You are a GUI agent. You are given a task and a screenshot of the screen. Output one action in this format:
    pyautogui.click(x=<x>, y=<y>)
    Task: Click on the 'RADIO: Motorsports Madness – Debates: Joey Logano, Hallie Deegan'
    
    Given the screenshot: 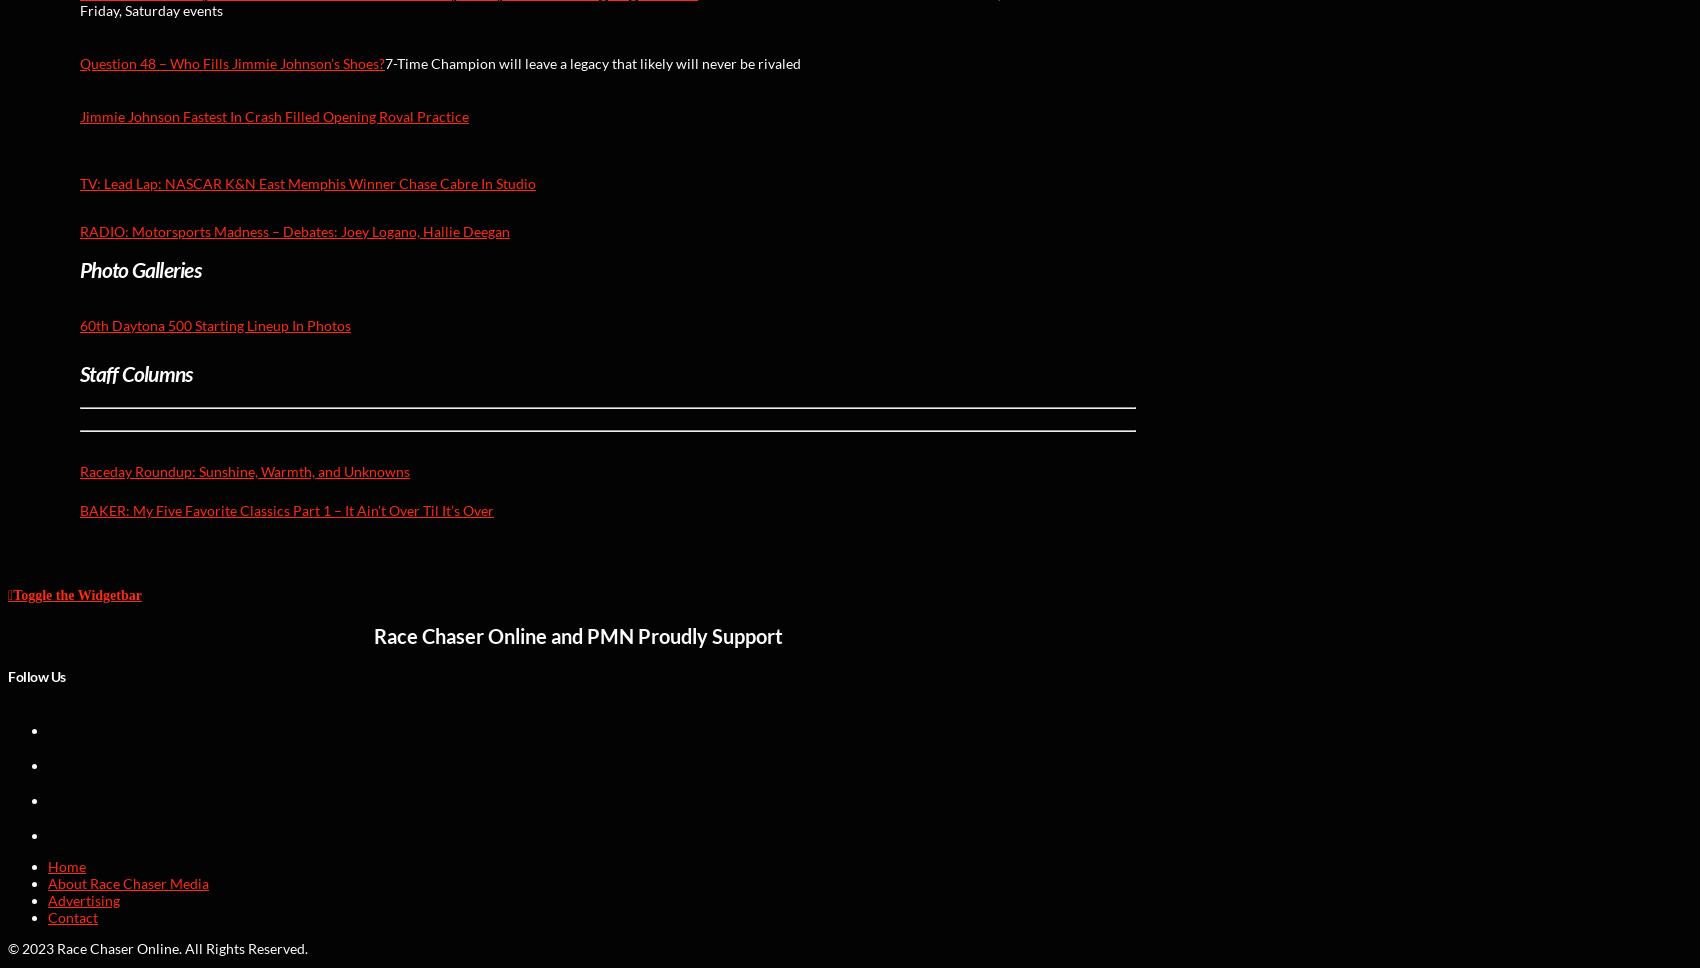 What is the action you would take?
    pyautogui.click(x=294, y=229)
    